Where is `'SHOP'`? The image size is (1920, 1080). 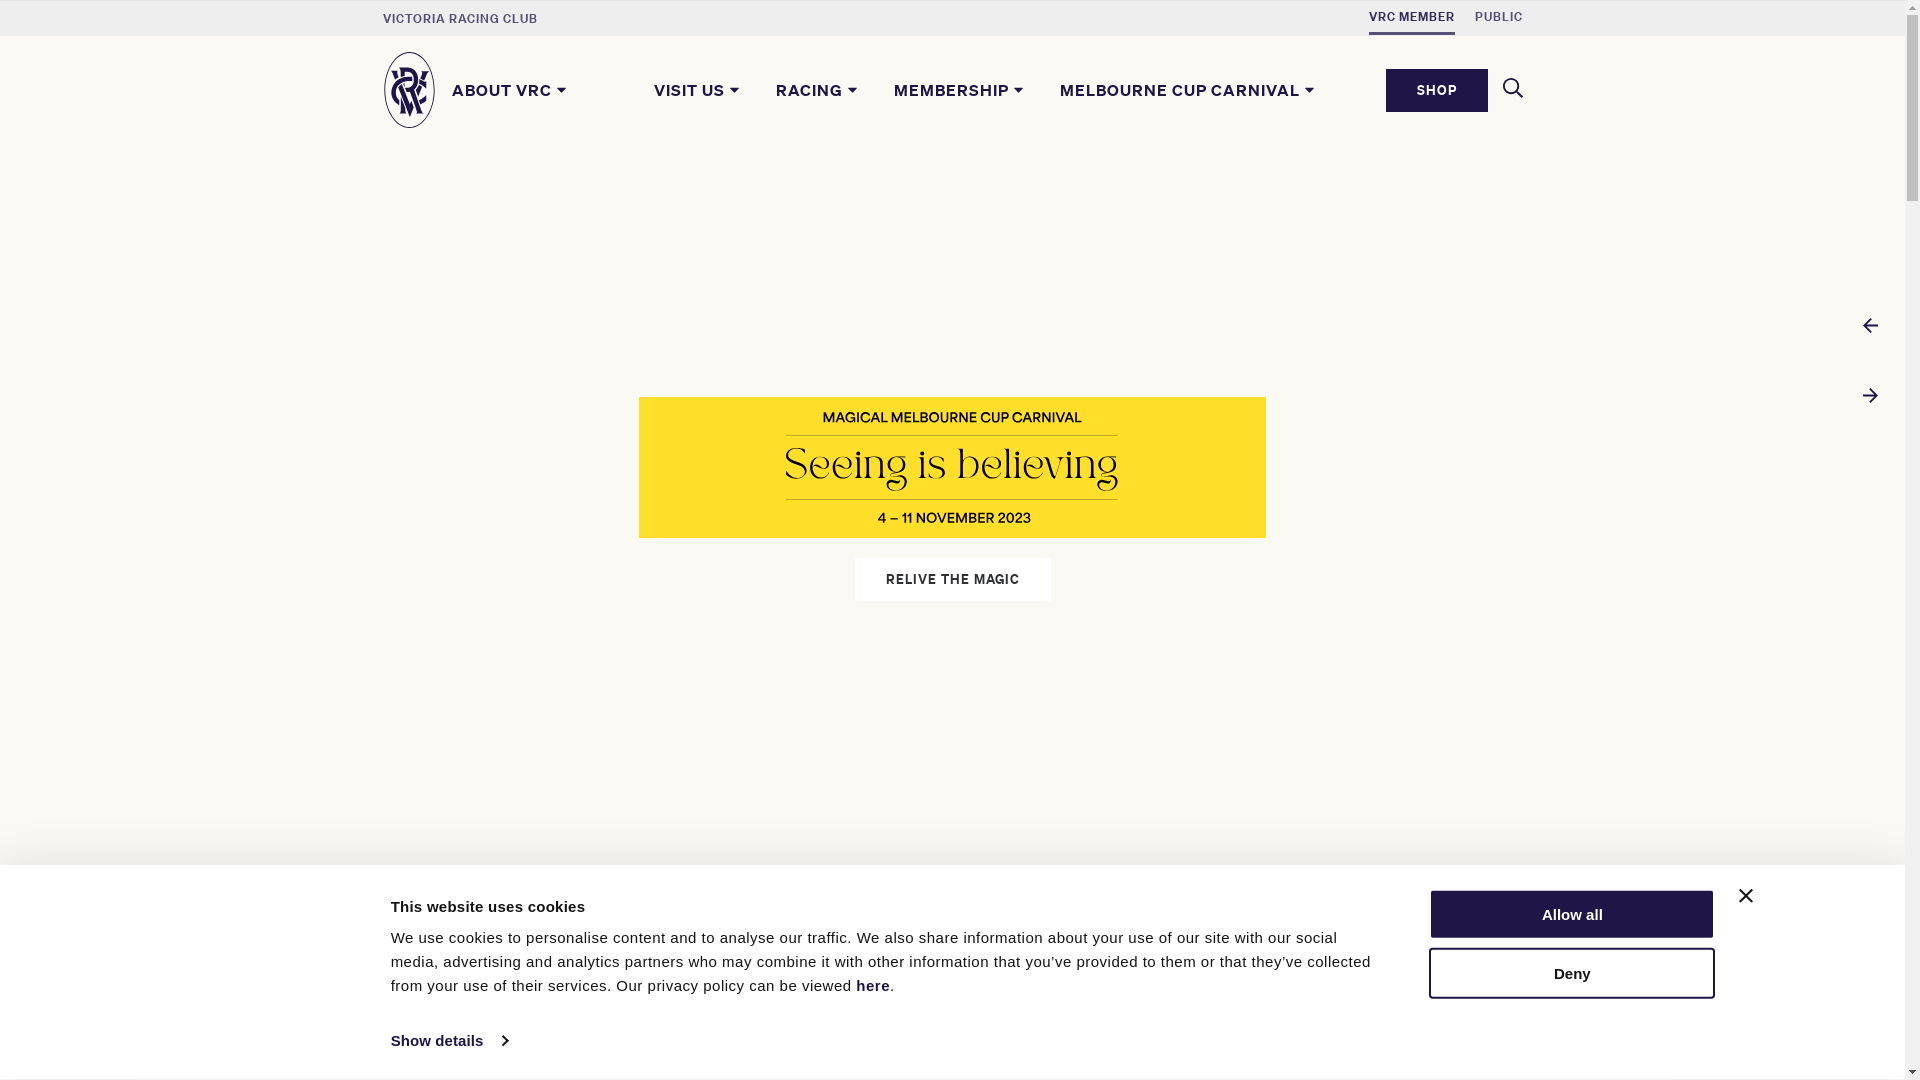
'SHOP' is located at coordinates (1435, 88).